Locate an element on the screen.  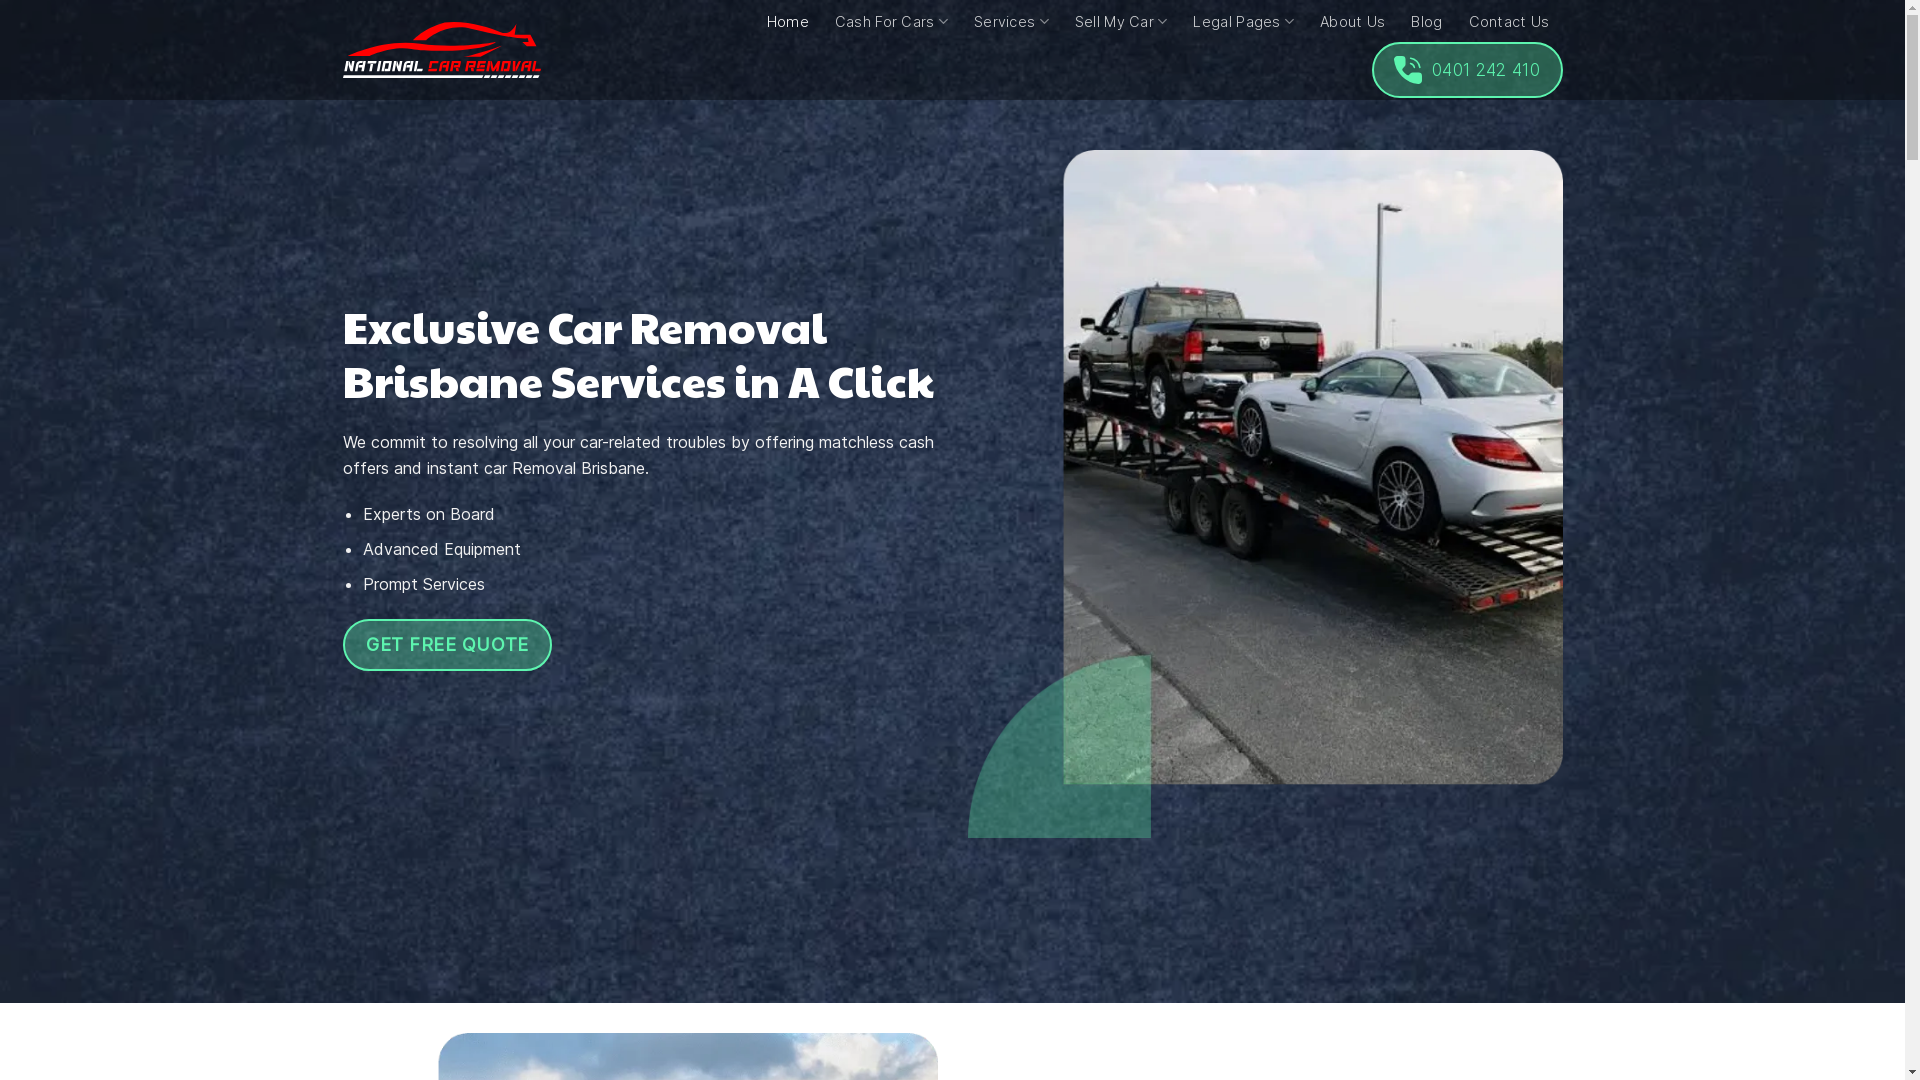
'Cash For Cars' is located at coordinates (890, 21).